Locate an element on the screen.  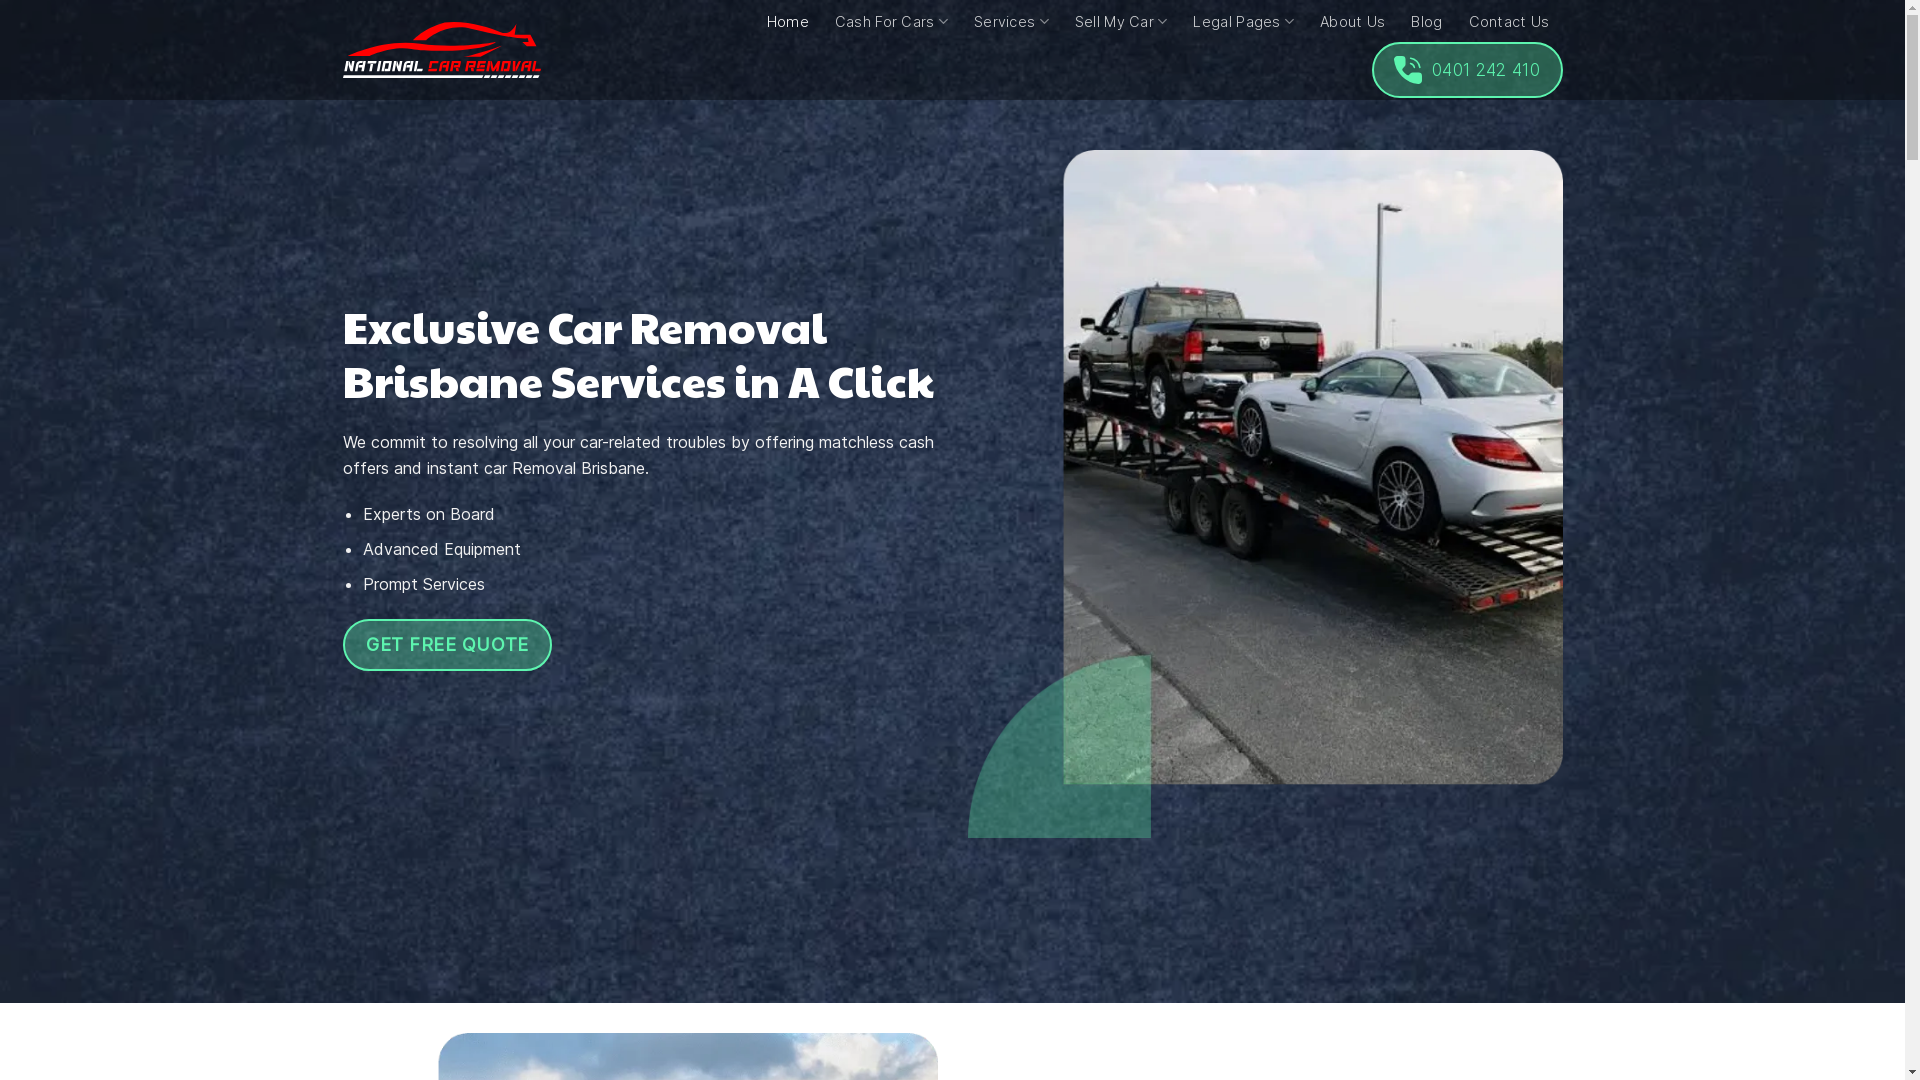
'Cash For Cars' is located at coordinates (890, 21).